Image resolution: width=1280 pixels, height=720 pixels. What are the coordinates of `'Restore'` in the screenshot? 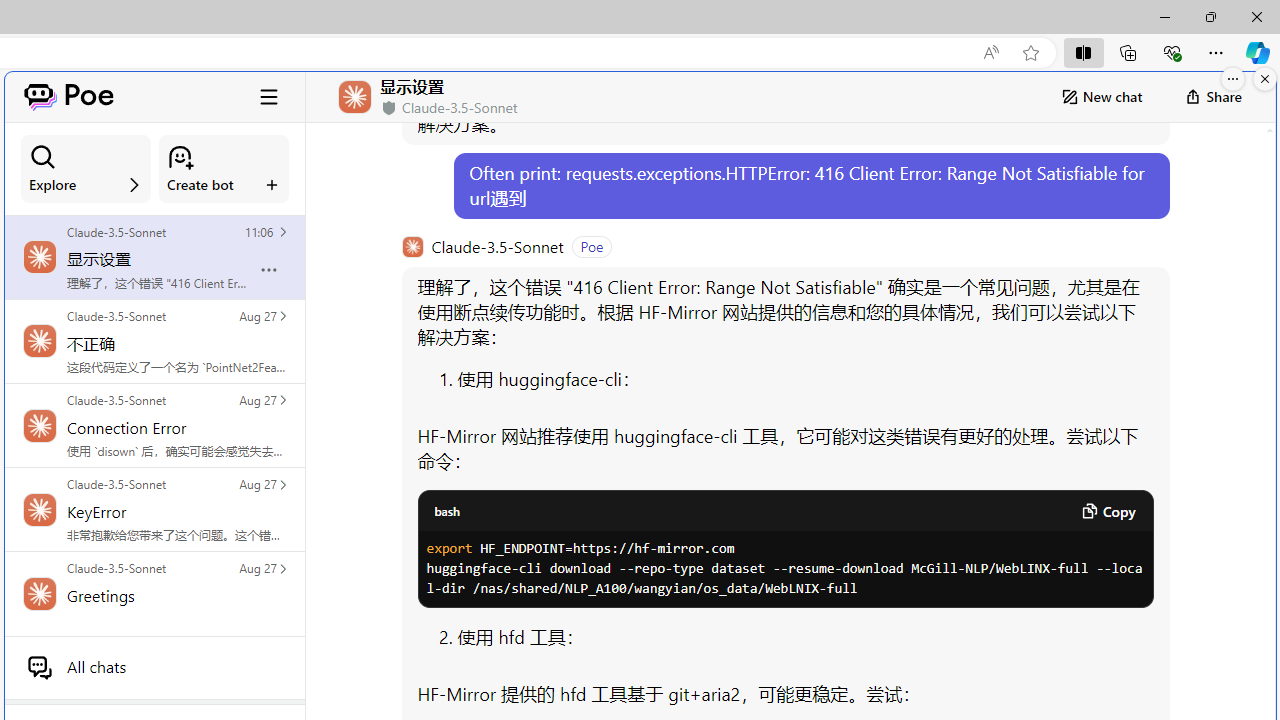 It's located at (1209, 16).